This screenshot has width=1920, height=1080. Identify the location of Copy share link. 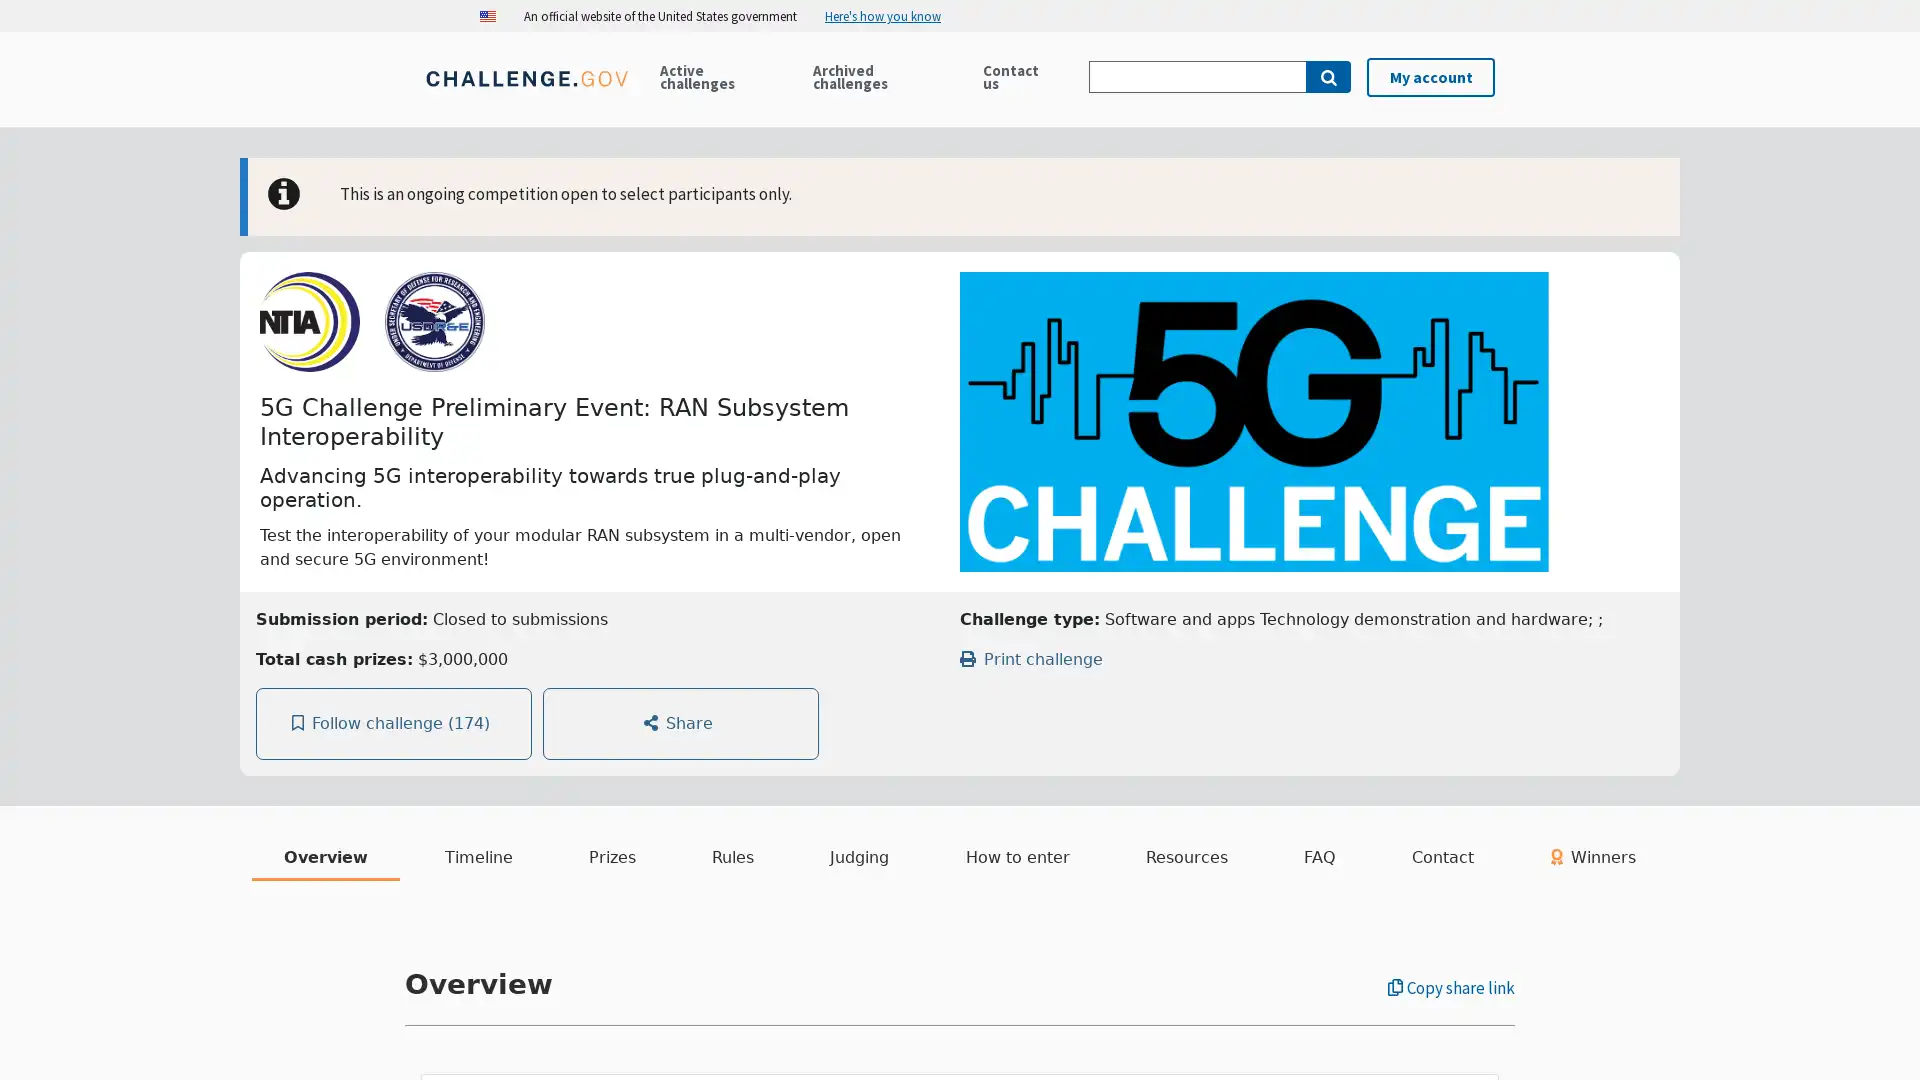
(1451, 987).